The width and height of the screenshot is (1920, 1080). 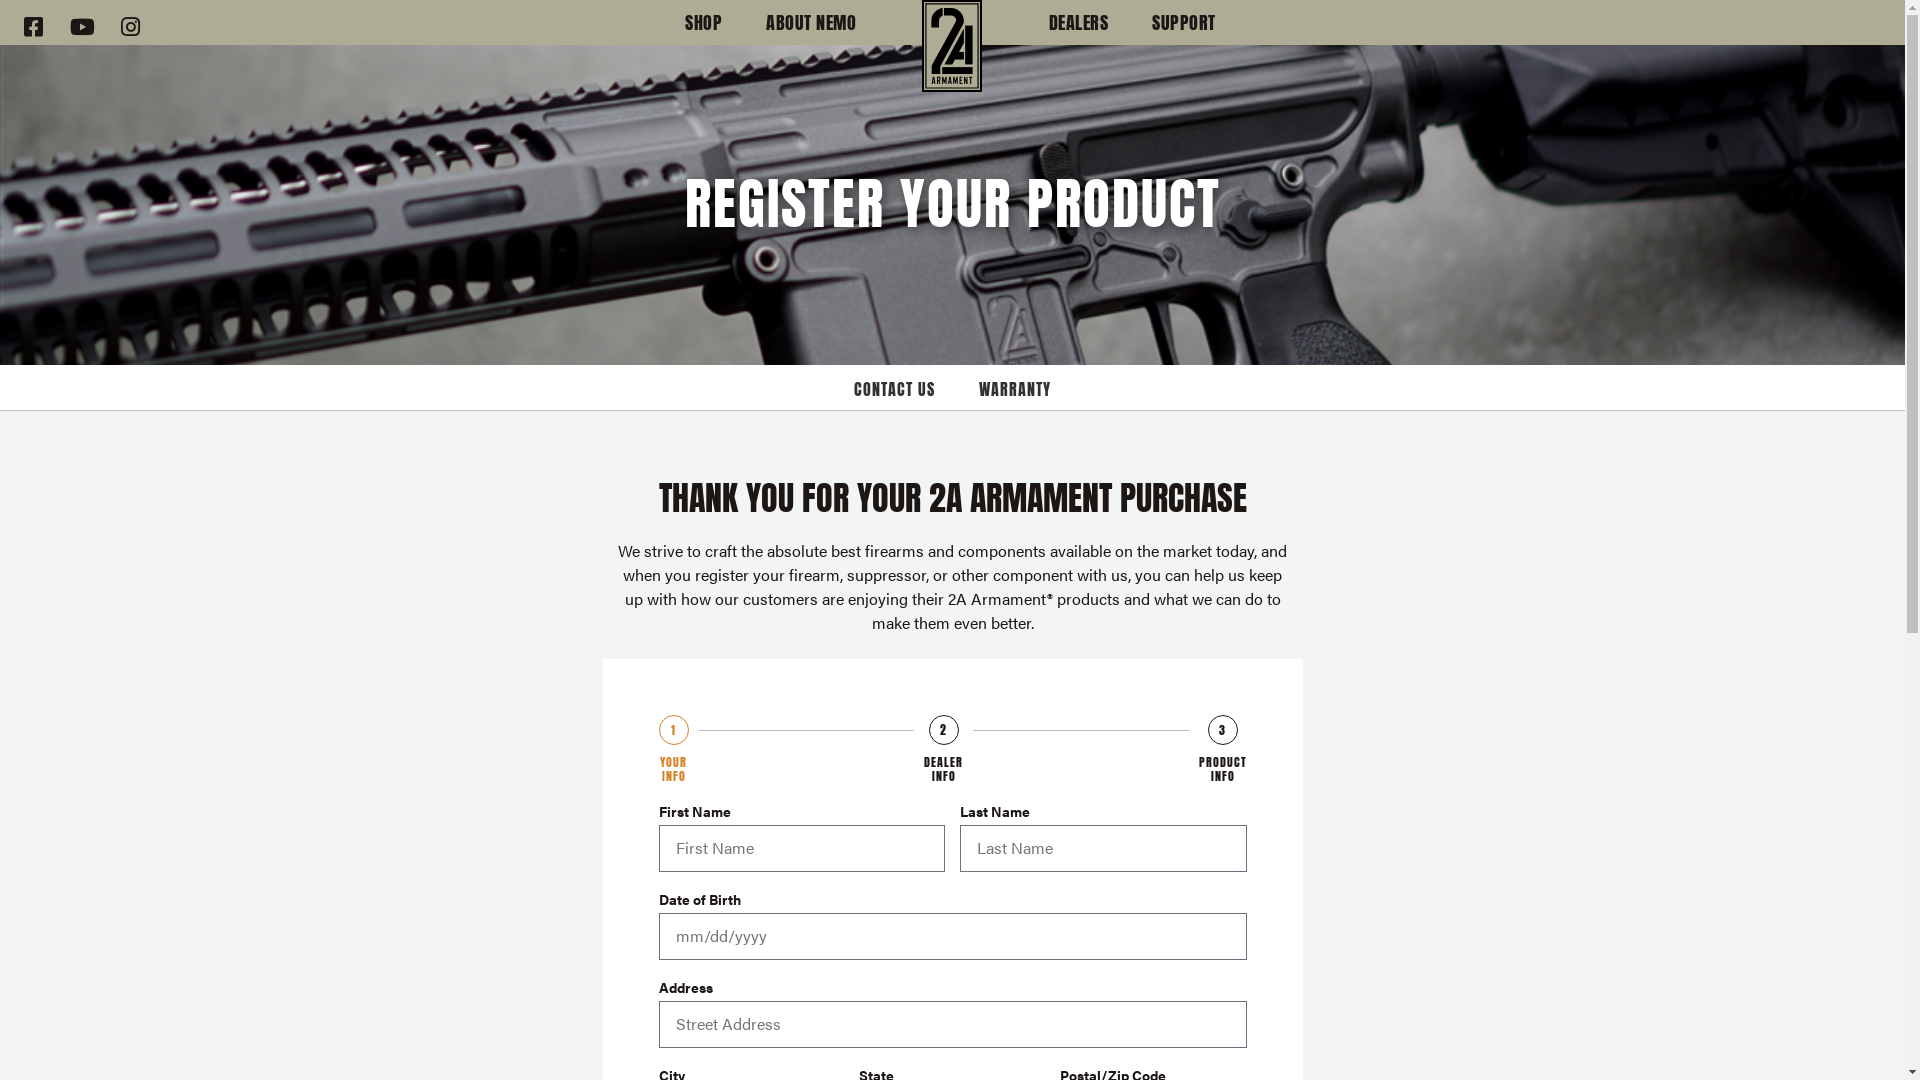 I want to click on 'ABOUT NEMO', so click(x=811, y=23).